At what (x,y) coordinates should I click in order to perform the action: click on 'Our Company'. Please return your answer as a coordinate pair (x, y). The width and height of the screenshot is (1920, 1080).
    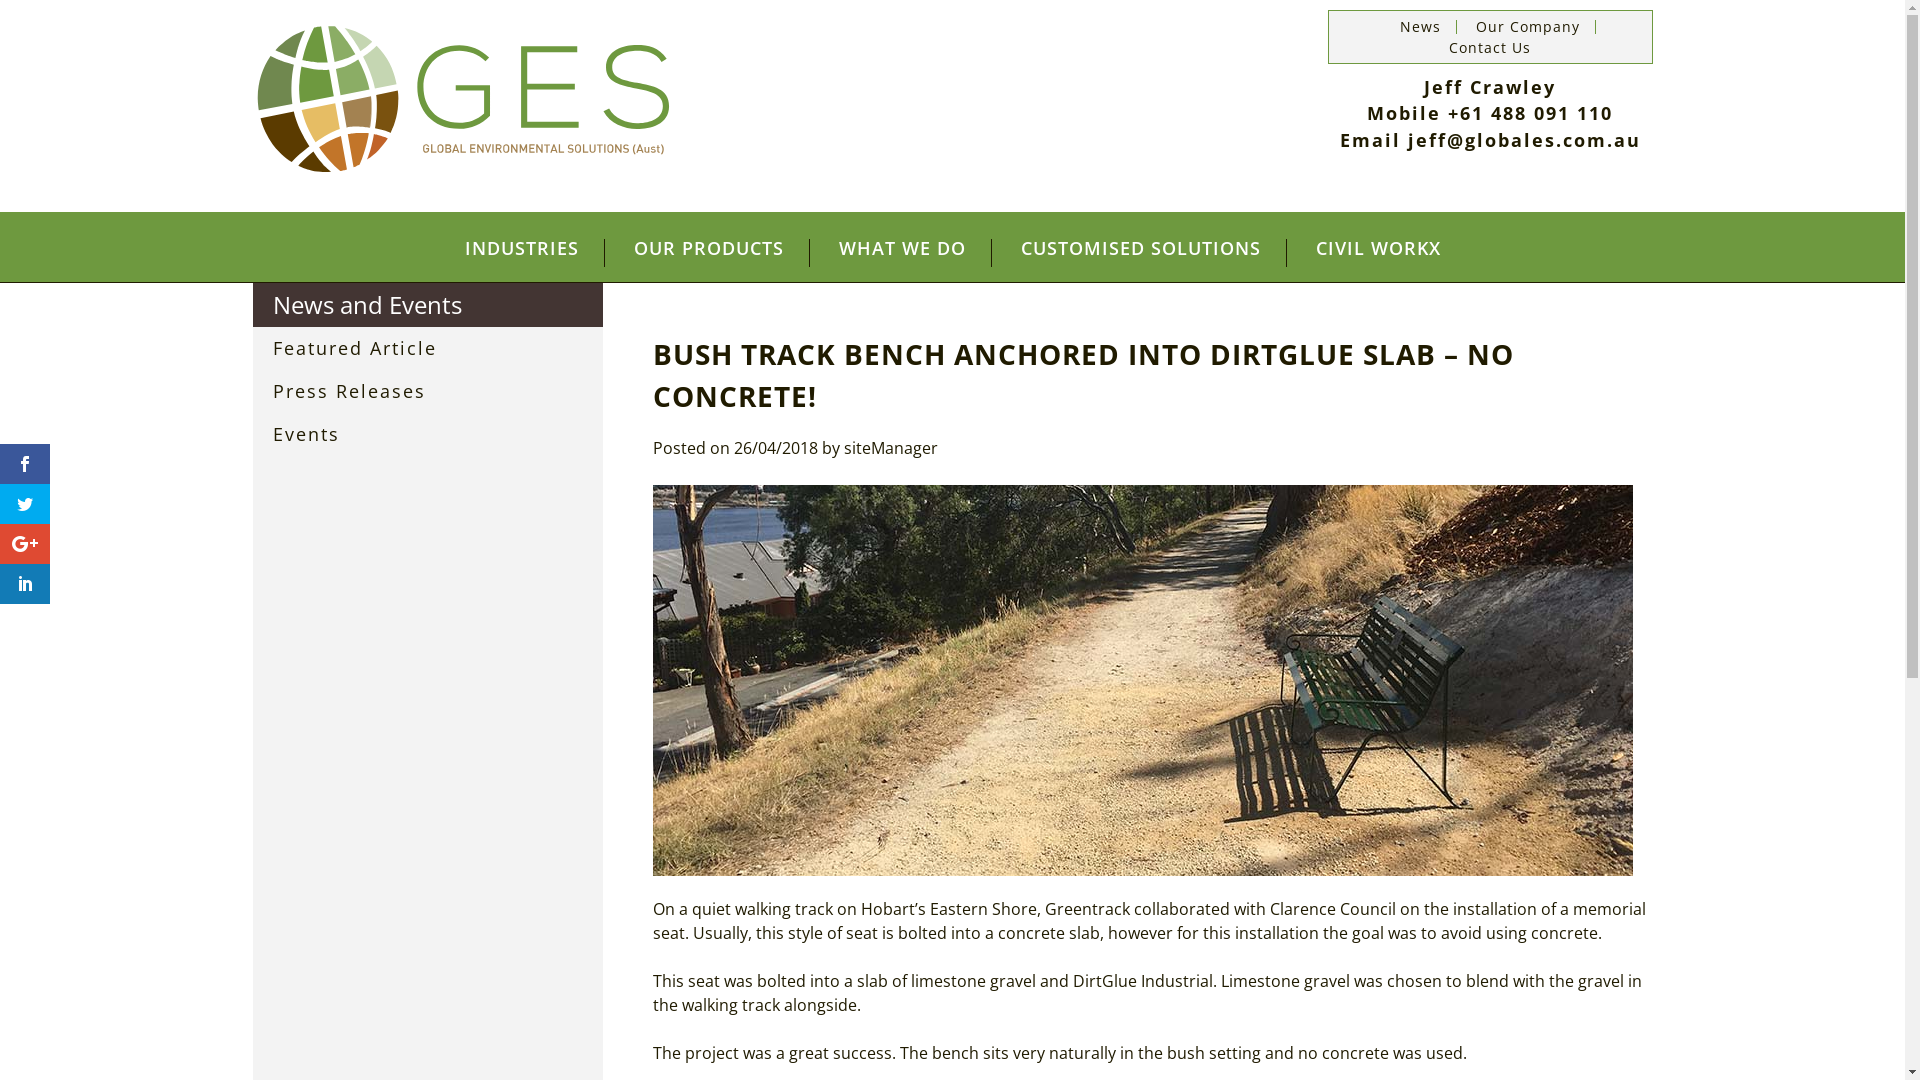
    Looking at the image, I should click on (1526, 27).